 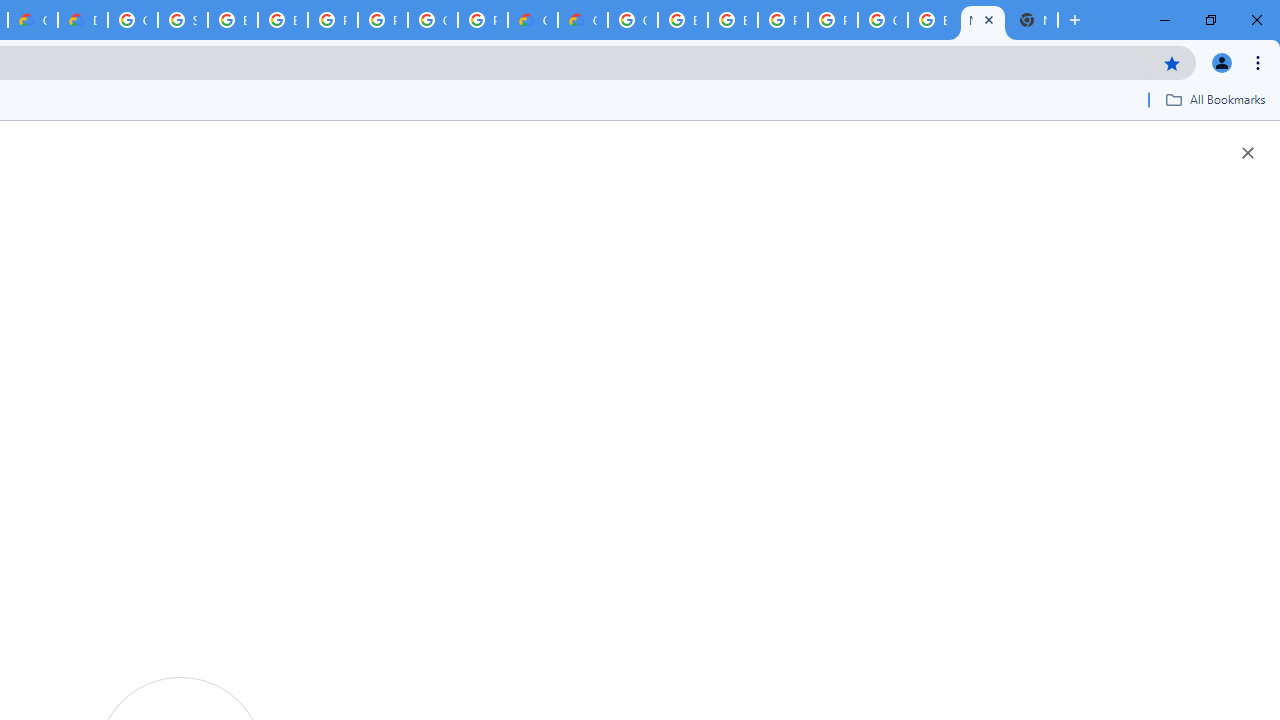 I want to click on 'Browse Chrome as a guest - Computer - Google Chrome Help', so click(x=282, y=20).